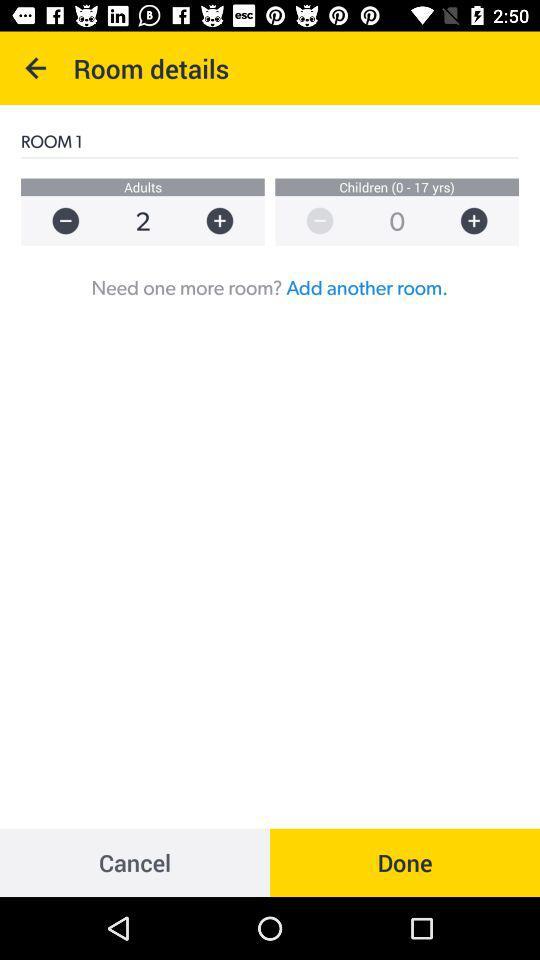 This screenshot has width=540, height=960. What do you see at coordinates (310, 221) in the screenshot?
I see `reduce number of children` at bounding box center [310, 221].